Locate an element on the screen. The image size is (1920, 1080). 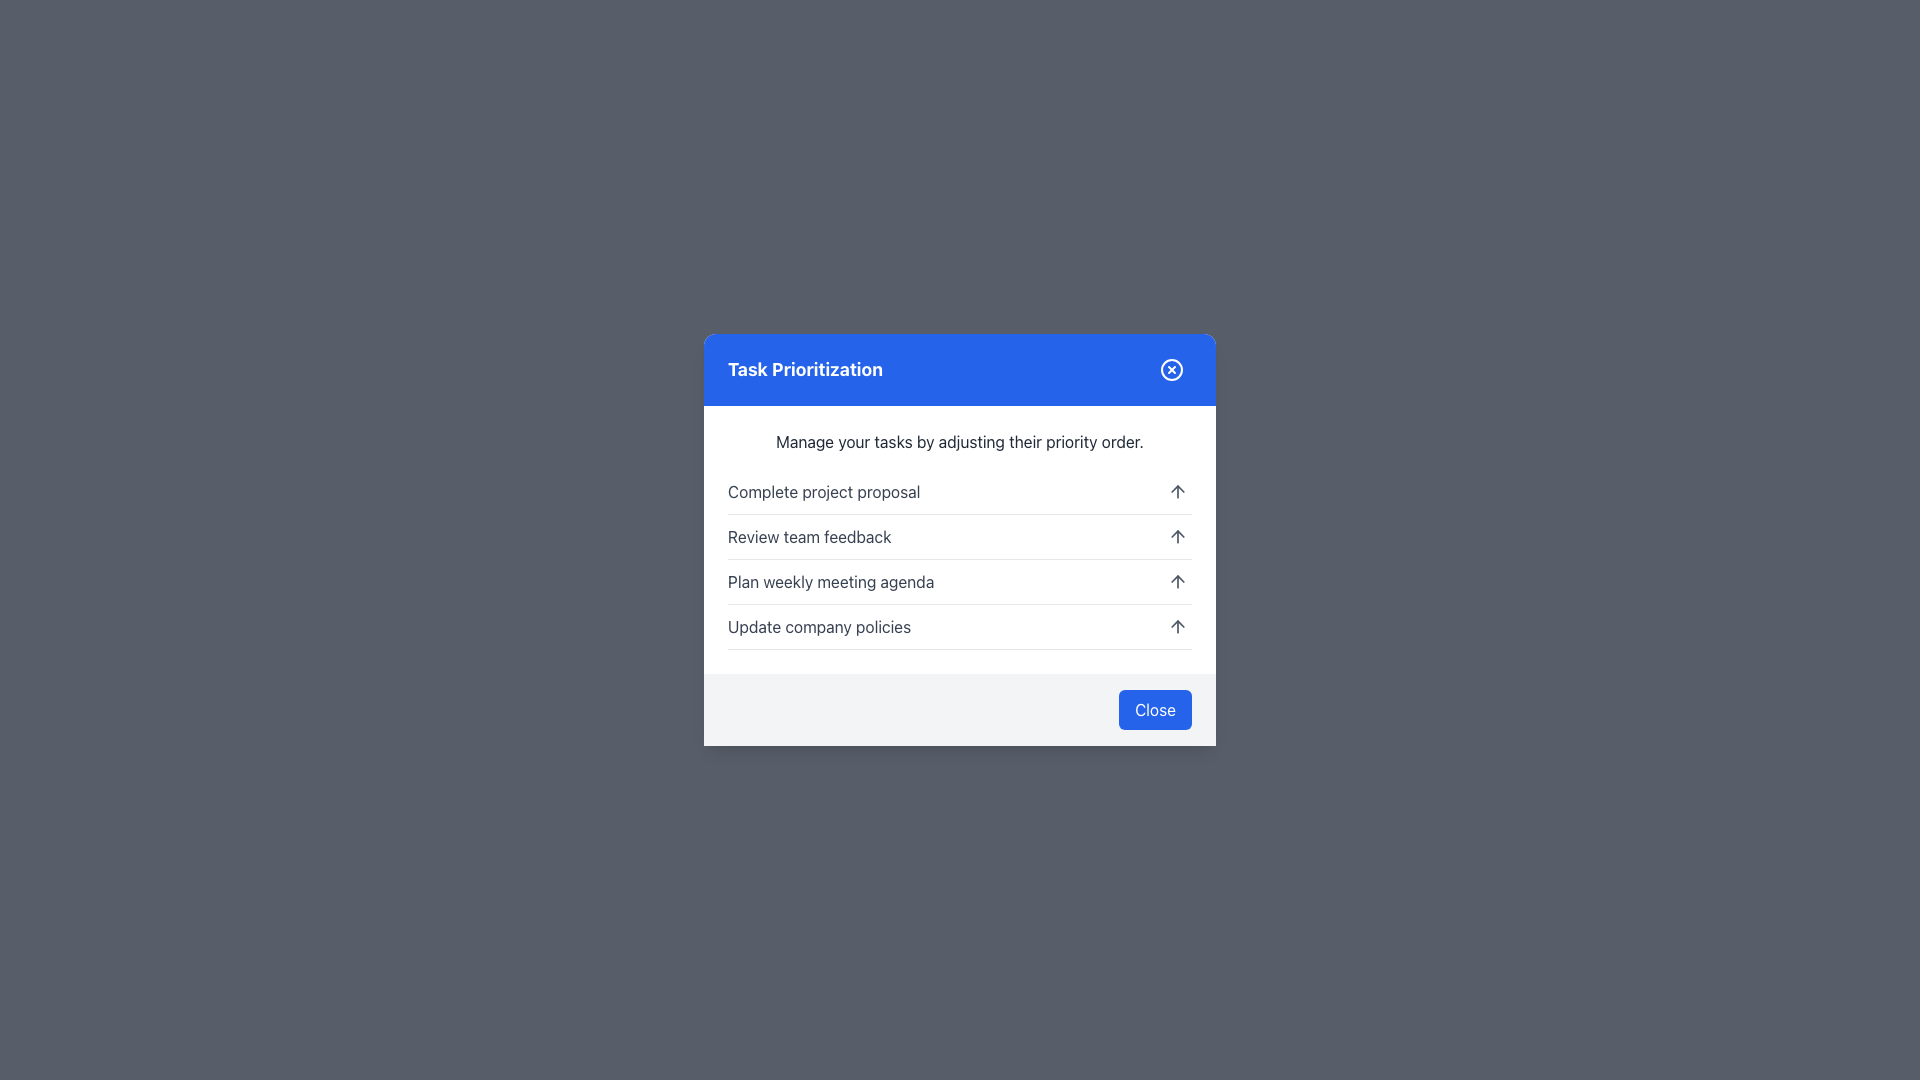
the second task entry in the interactive list component located at the center of the dialog box to interact with adjacent elements is located at coordinates (960, 559).